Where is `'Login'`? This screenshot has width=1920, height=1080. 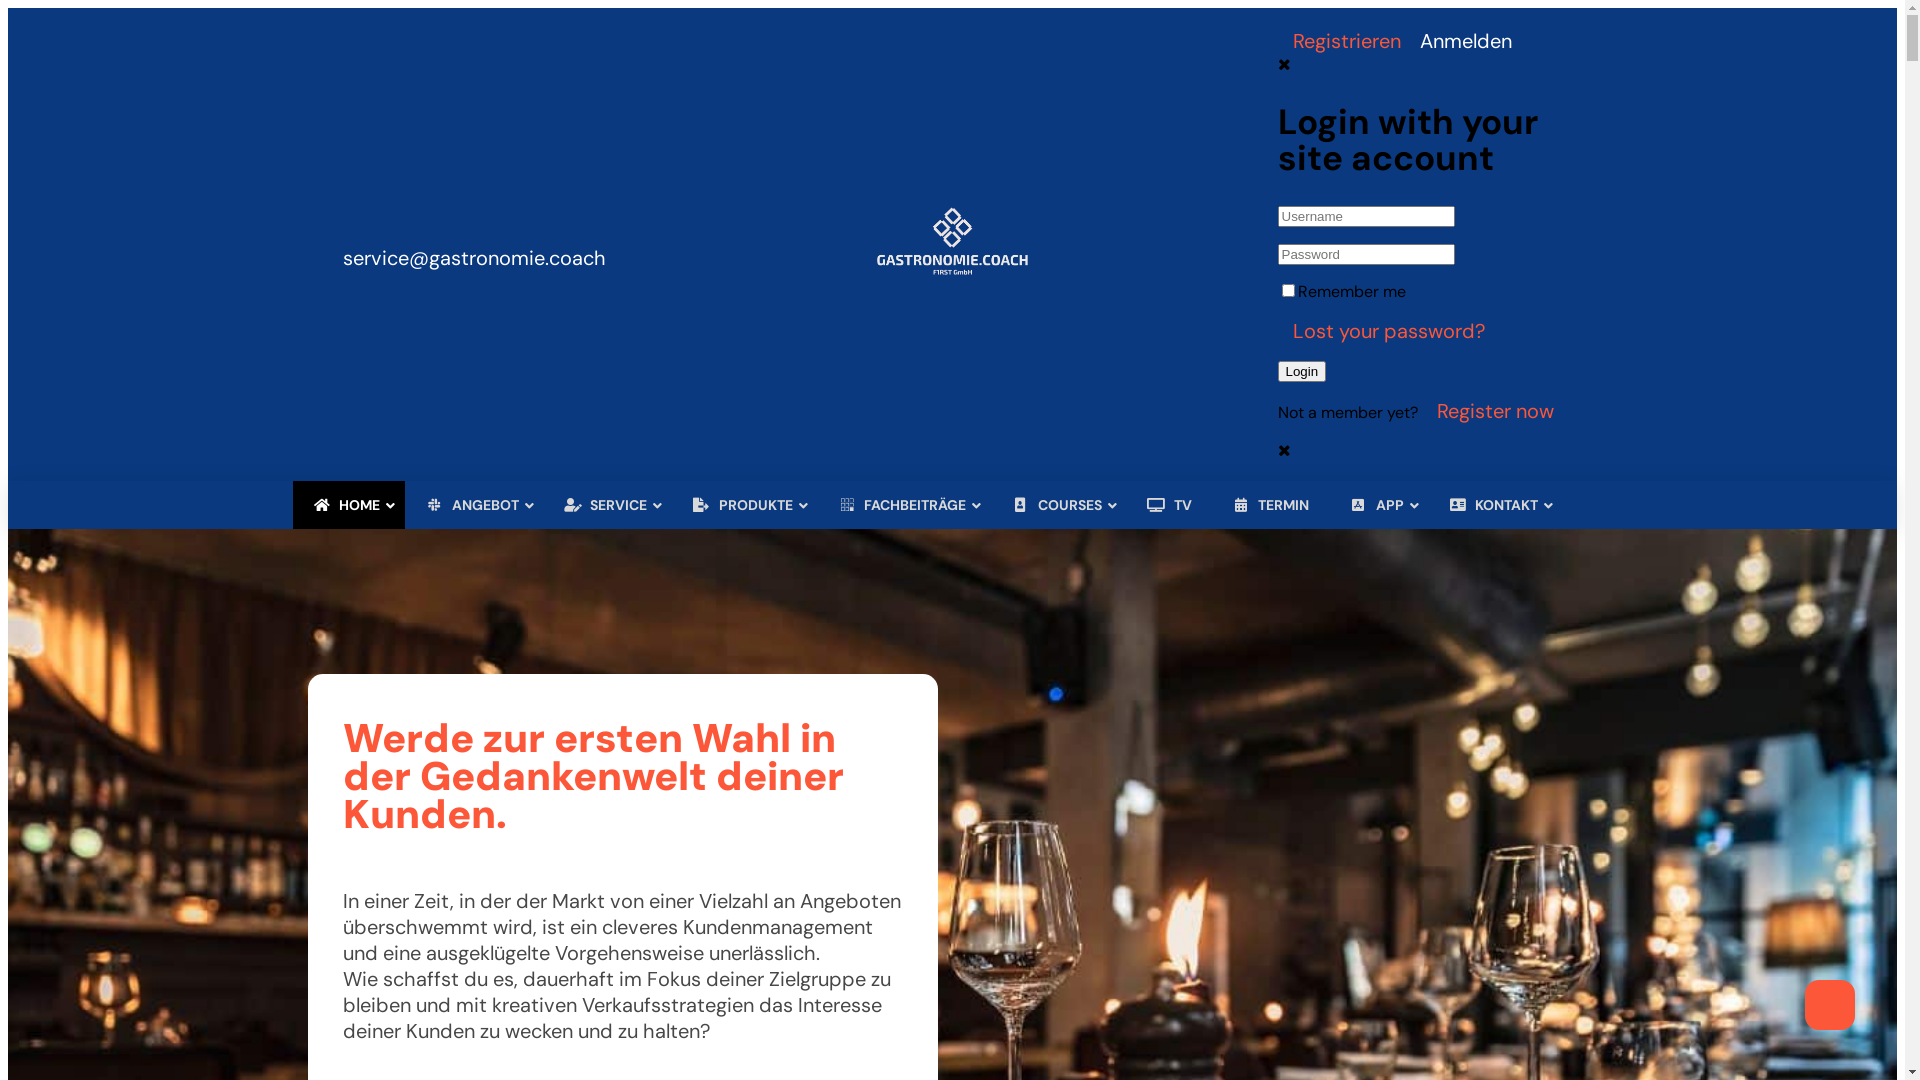
'Login' is located at coordinates (1302, 371).